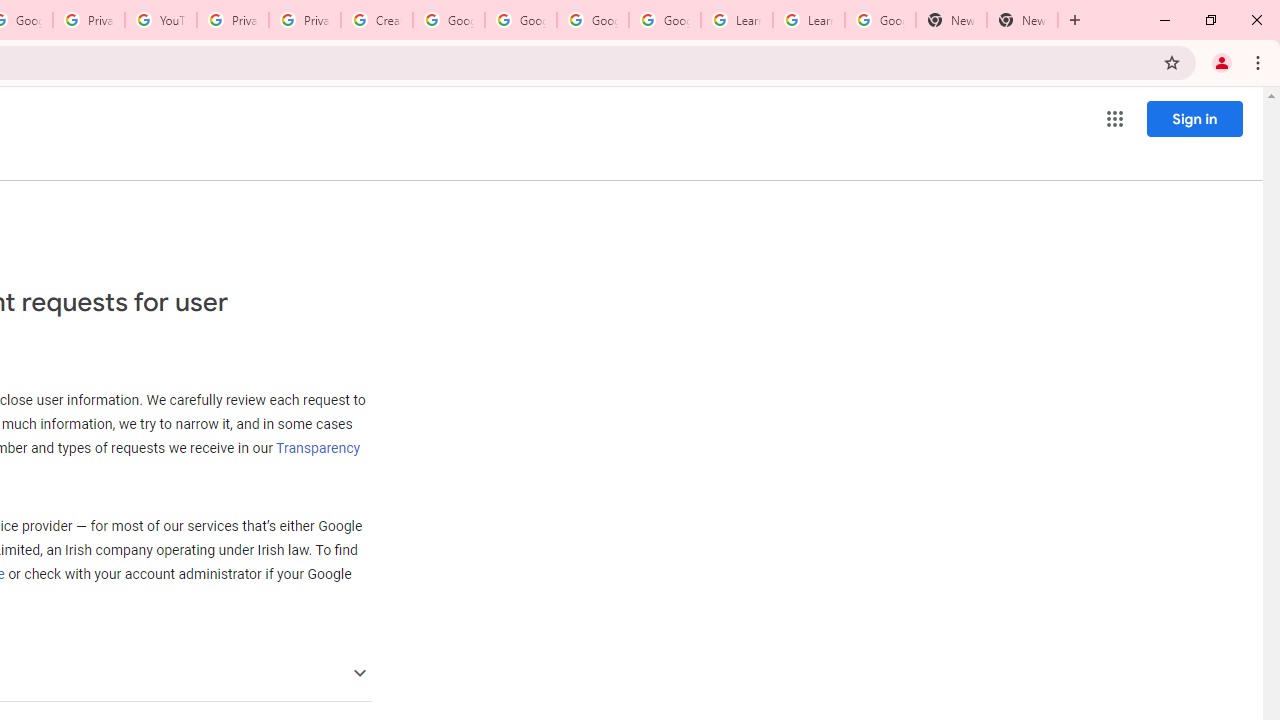 Image resolution: width=1280 pixels, height=720 pixels. I want to click on 'Create your Google Account', so click(376, 20).